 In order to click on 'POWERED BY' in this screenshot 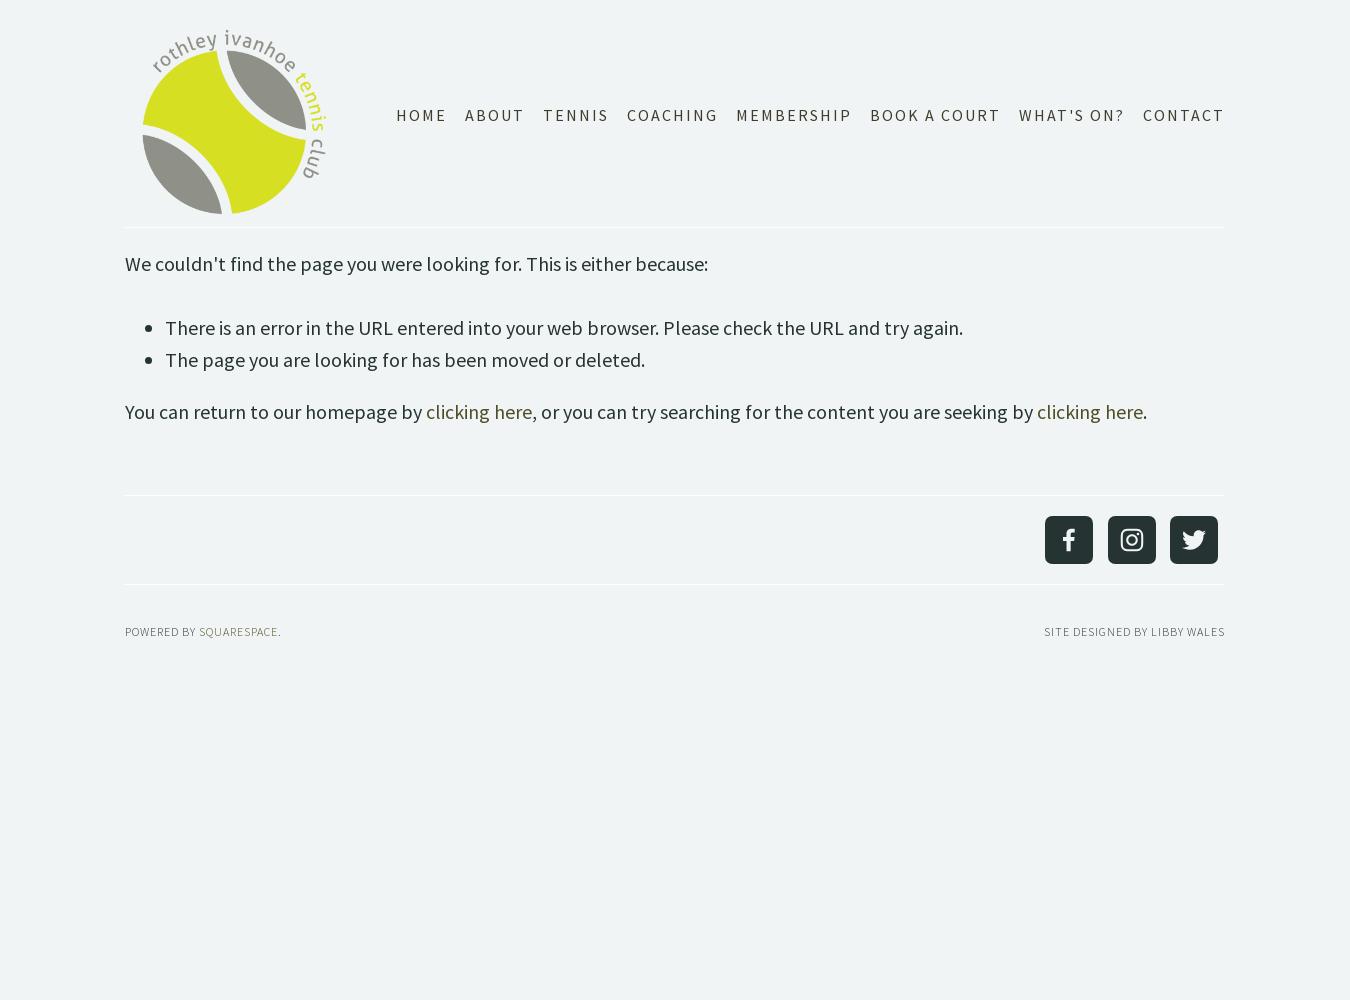, I will do `click(162, 630)`.